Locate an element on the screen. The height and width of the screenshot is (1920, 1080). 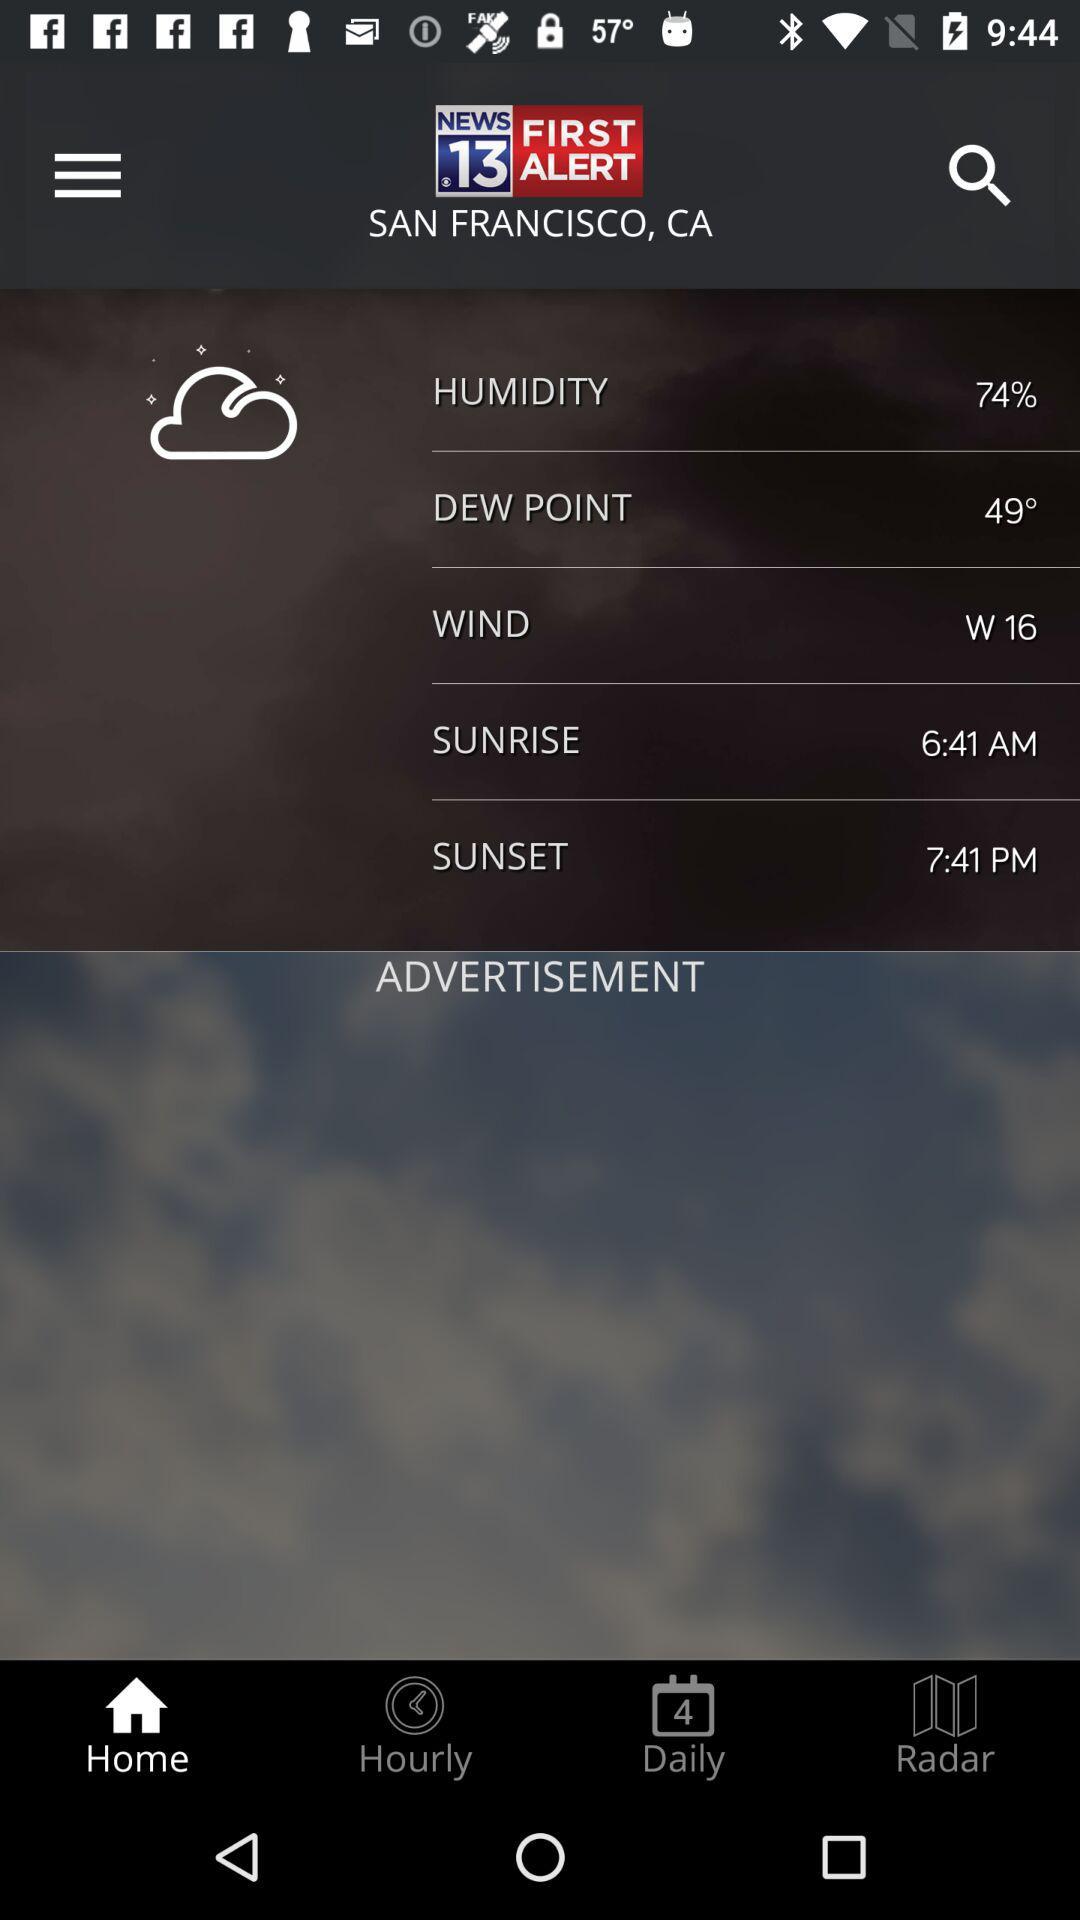
the home at the bottom left corner is located at coordinates (135, 1726).